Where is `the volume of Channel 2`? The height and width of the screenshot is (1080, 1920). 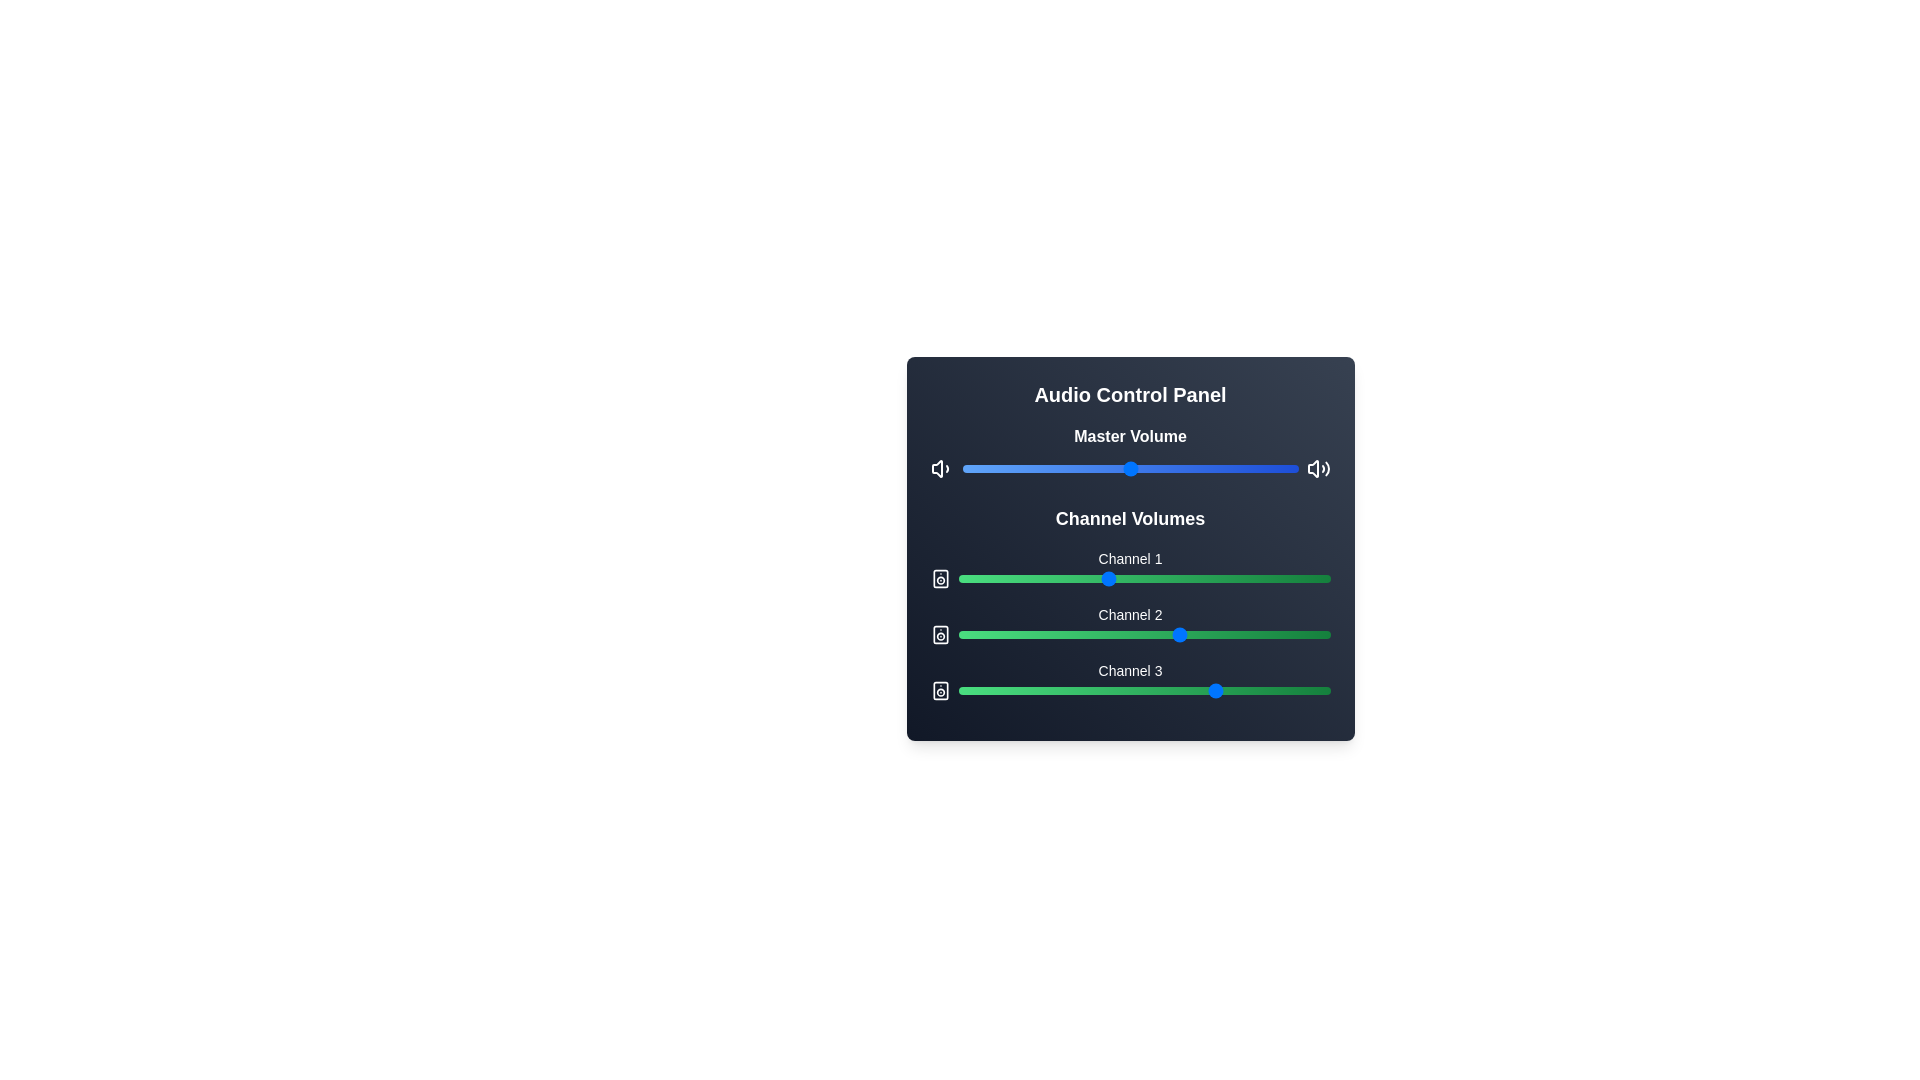
the volume of Channel 2 is located at coordinates (1174, 635).